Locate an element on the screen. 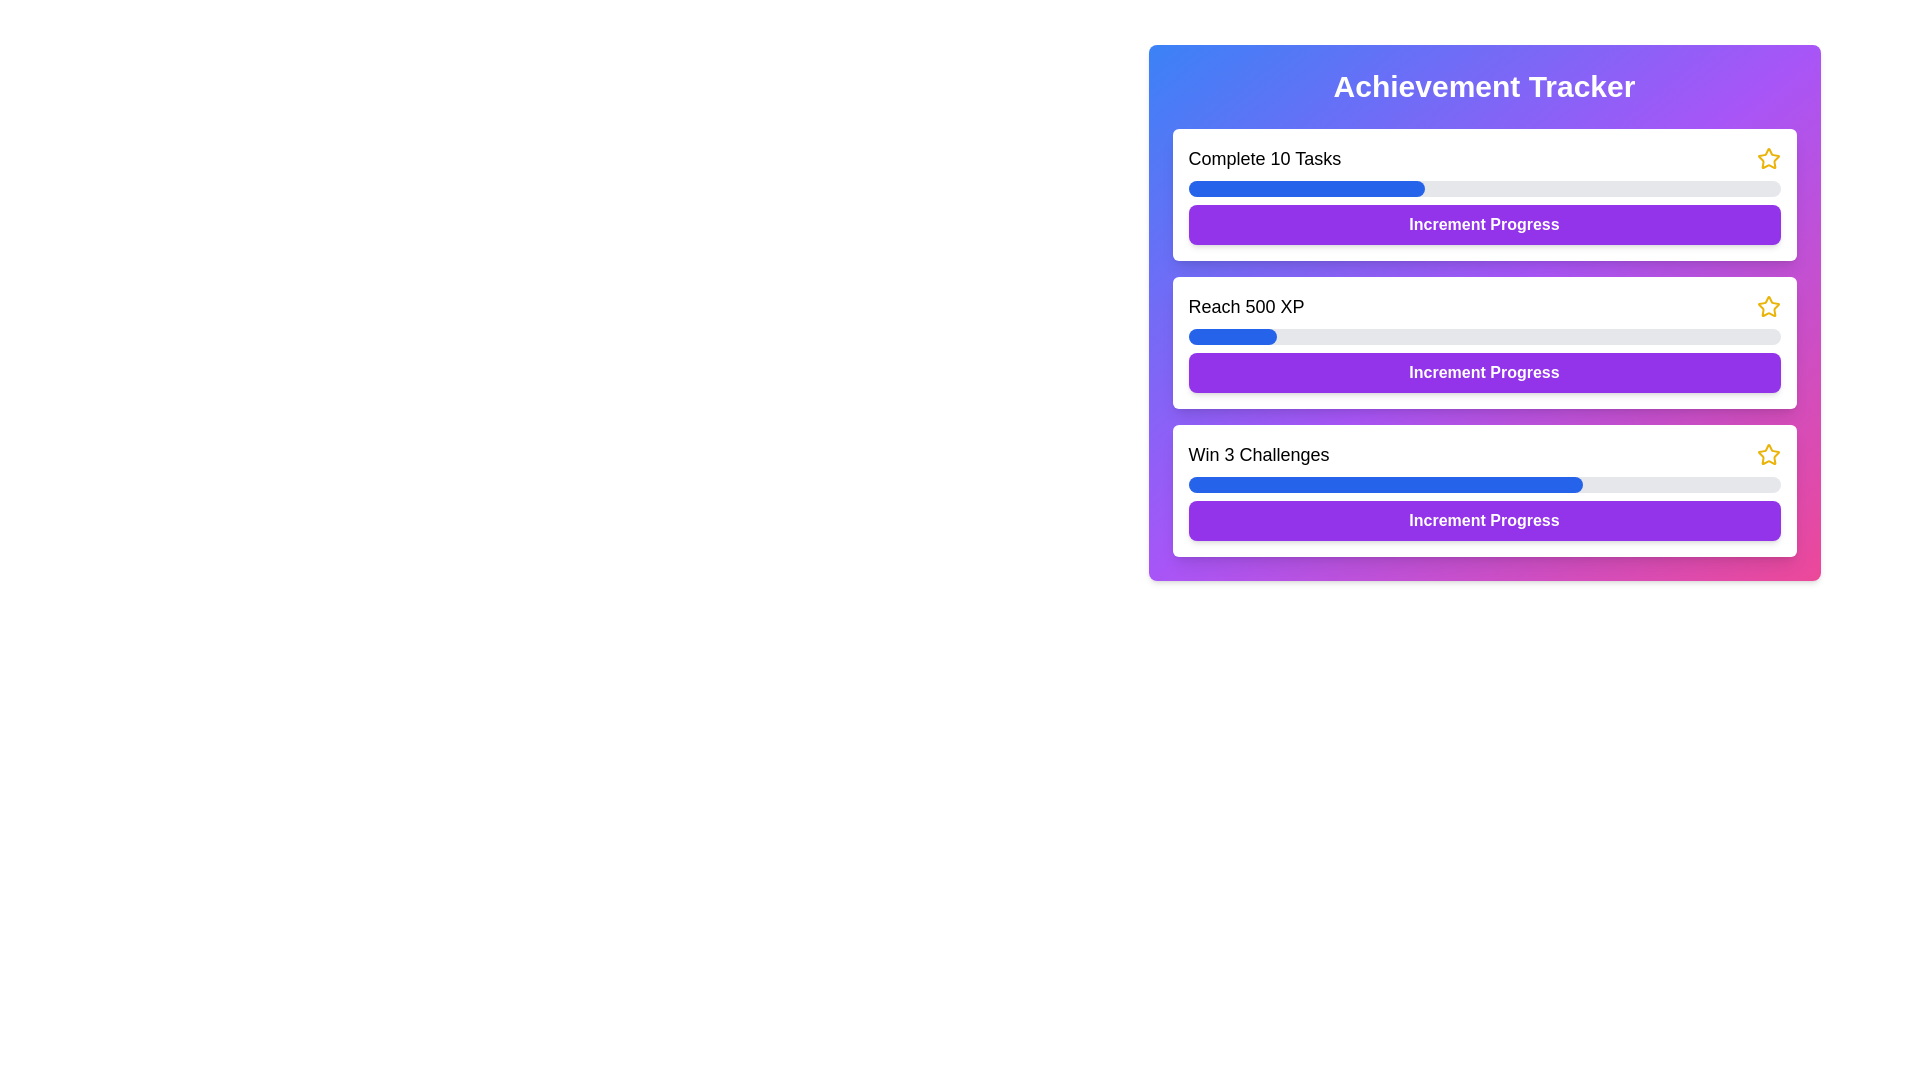  the textual label 'Win 3 Challenges' which is positioned in the third row of the progress tracking section, located to the left of a star icon is located at coordinates (1257, 455).